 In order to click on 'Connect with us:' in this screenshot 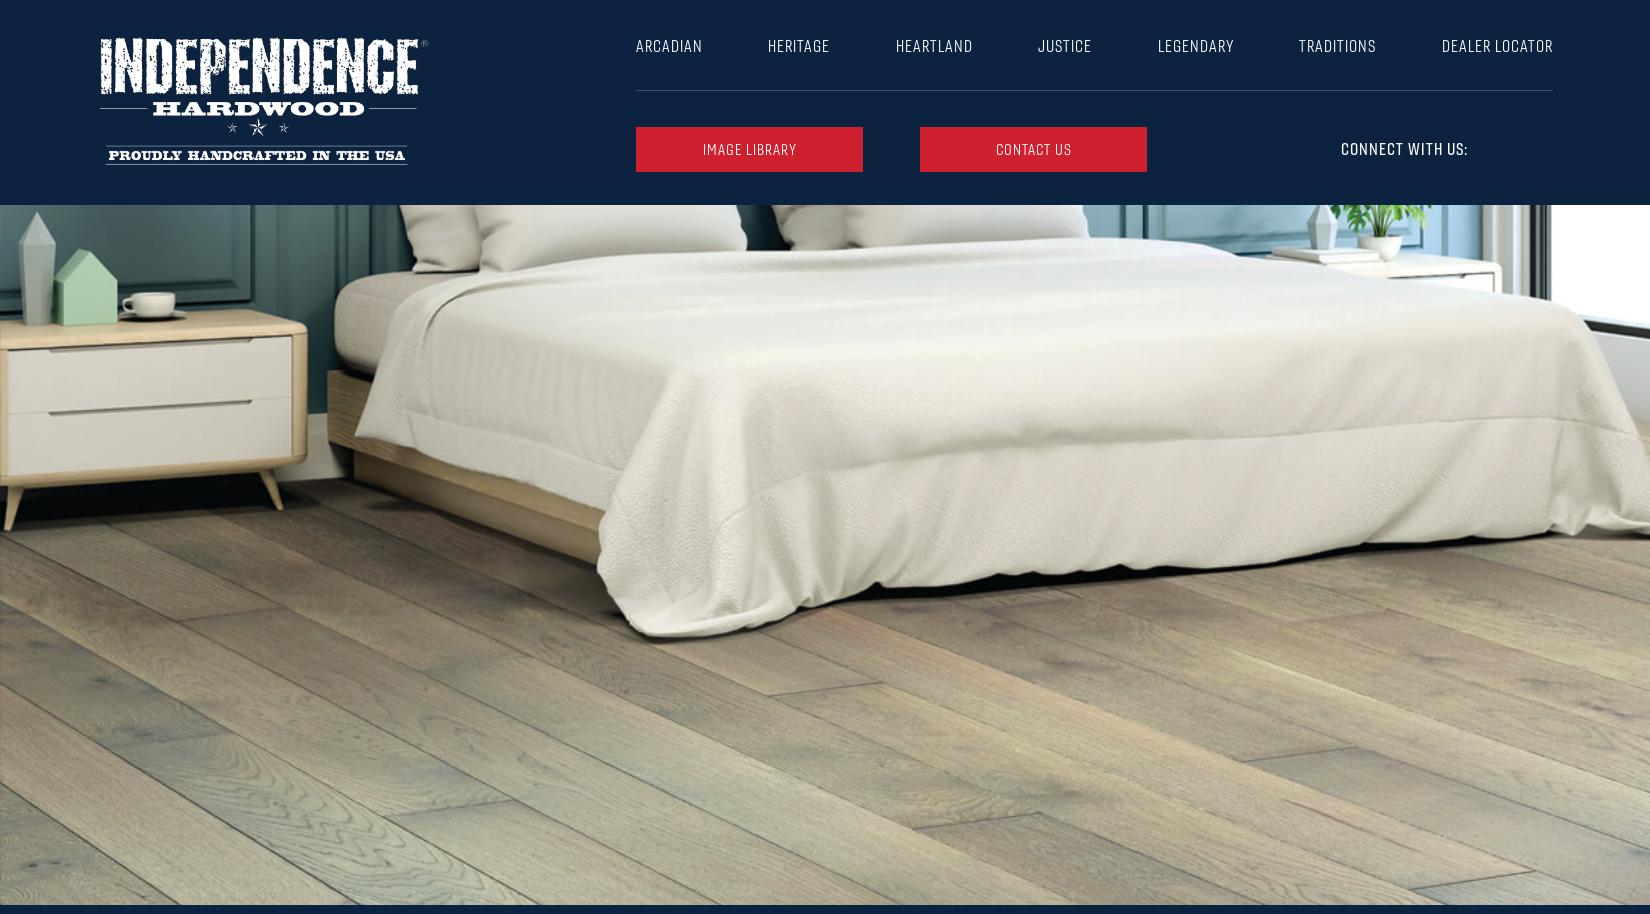, I will do `click(1339, 147)`.